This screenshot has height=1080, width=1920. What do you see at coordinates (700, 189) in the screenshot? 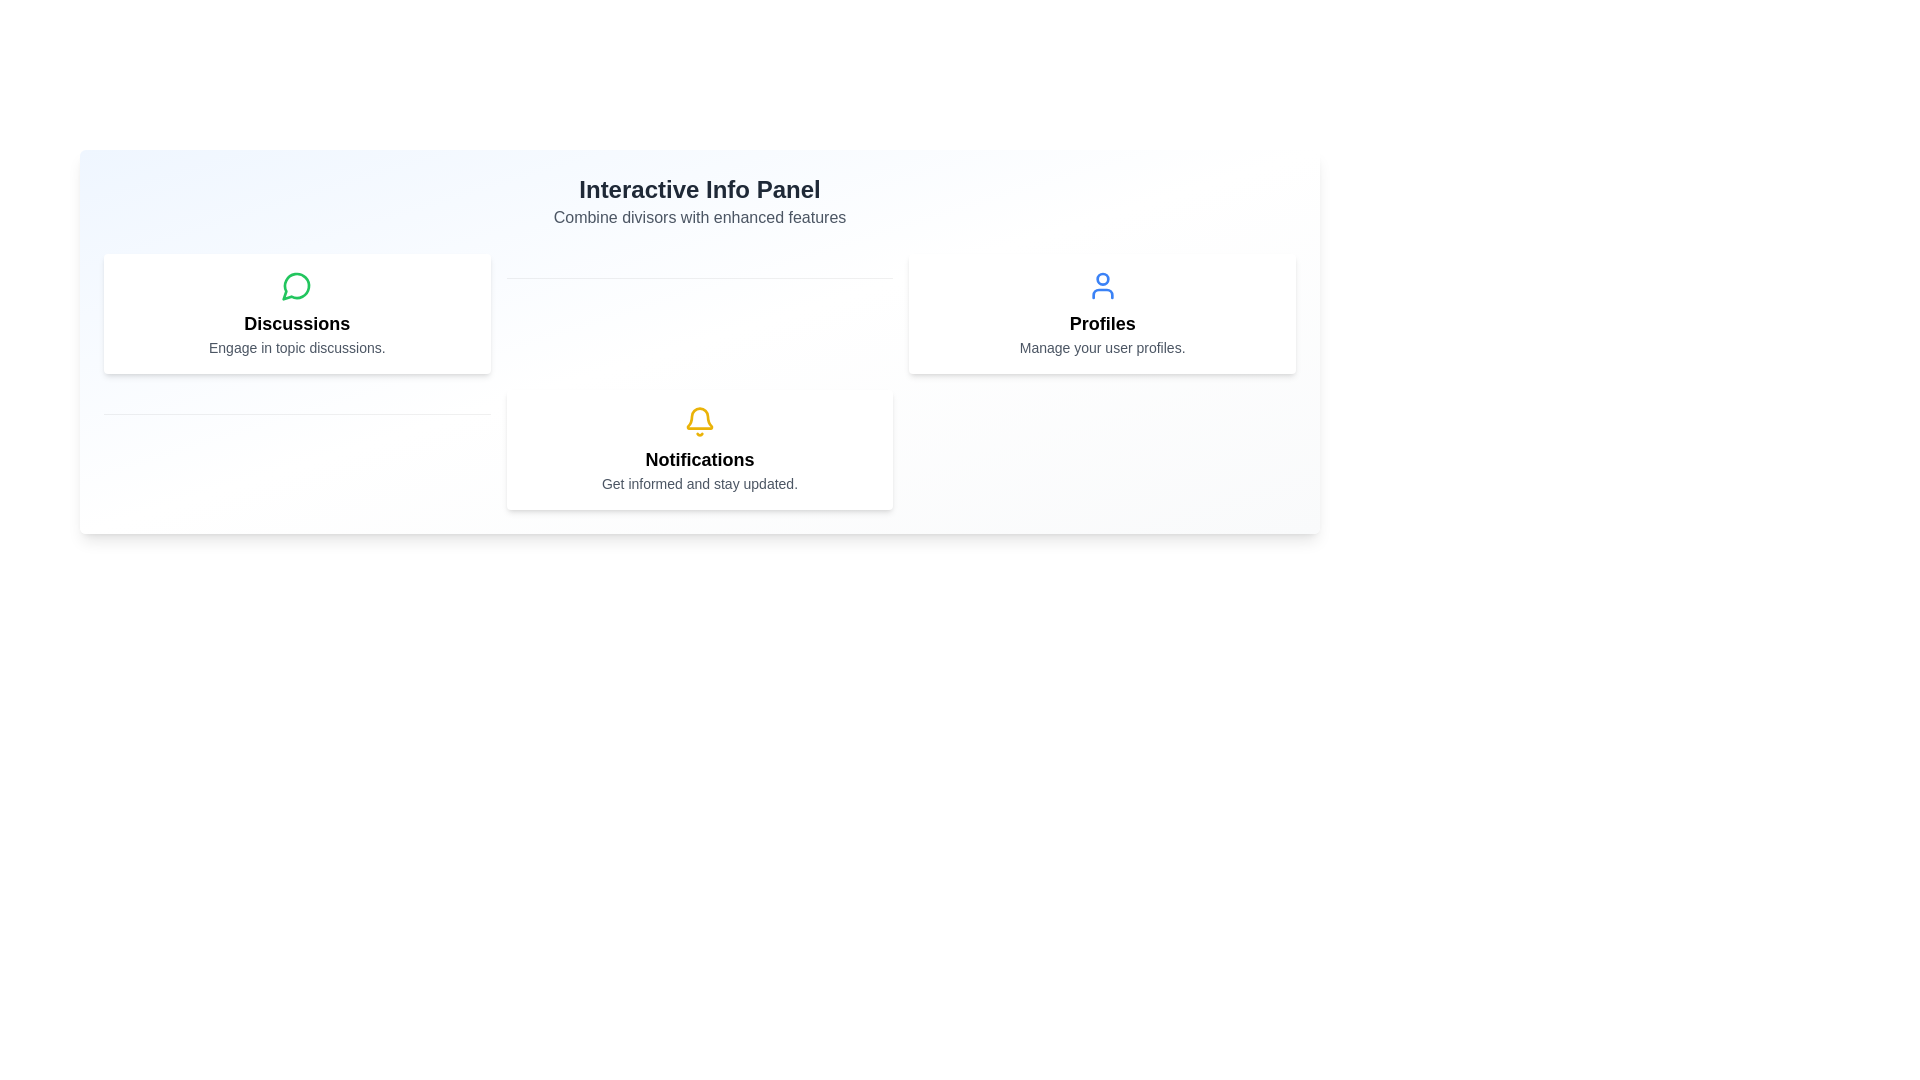
I see `text label displaying 'Interactive Info Panel' which is prominently styled in gray at the top center of its section` at bounding box center [700, 189].